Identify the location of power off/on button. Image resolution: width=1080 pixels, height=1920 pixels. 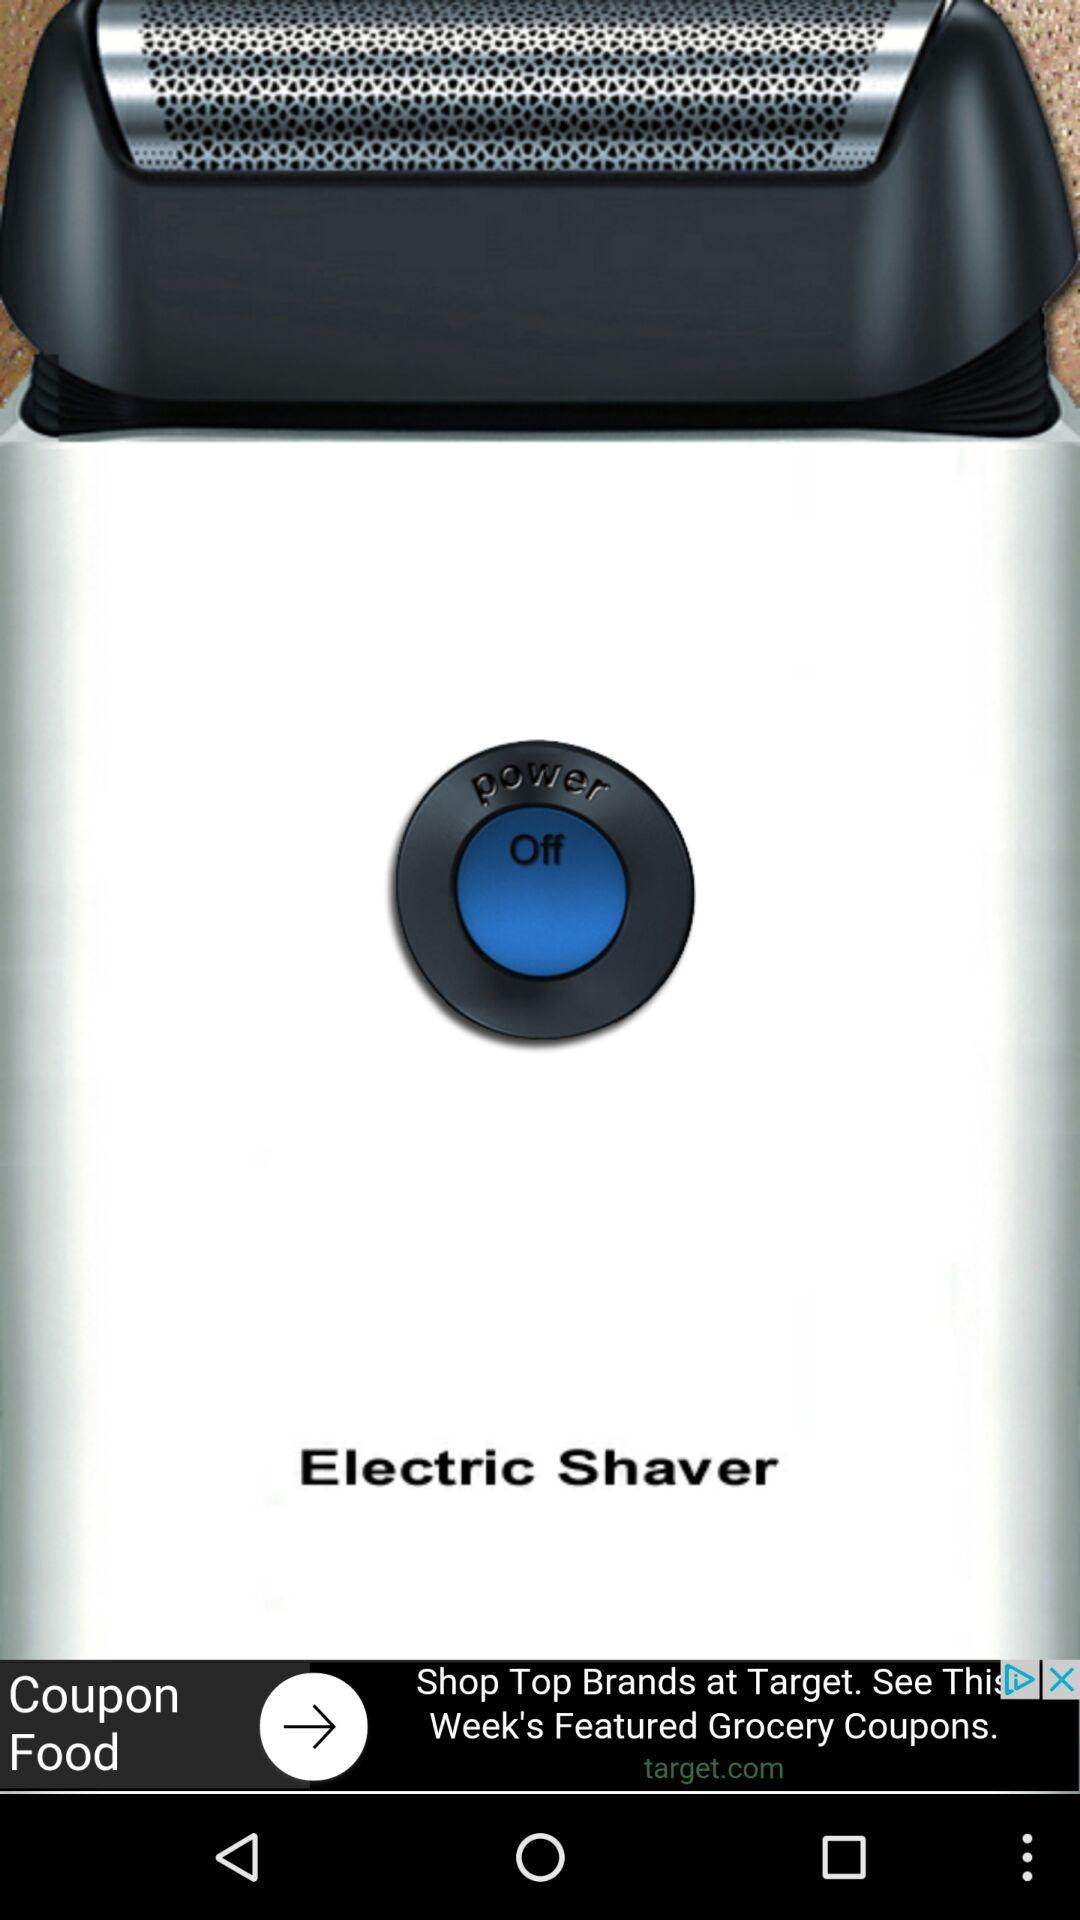
(540, 896).